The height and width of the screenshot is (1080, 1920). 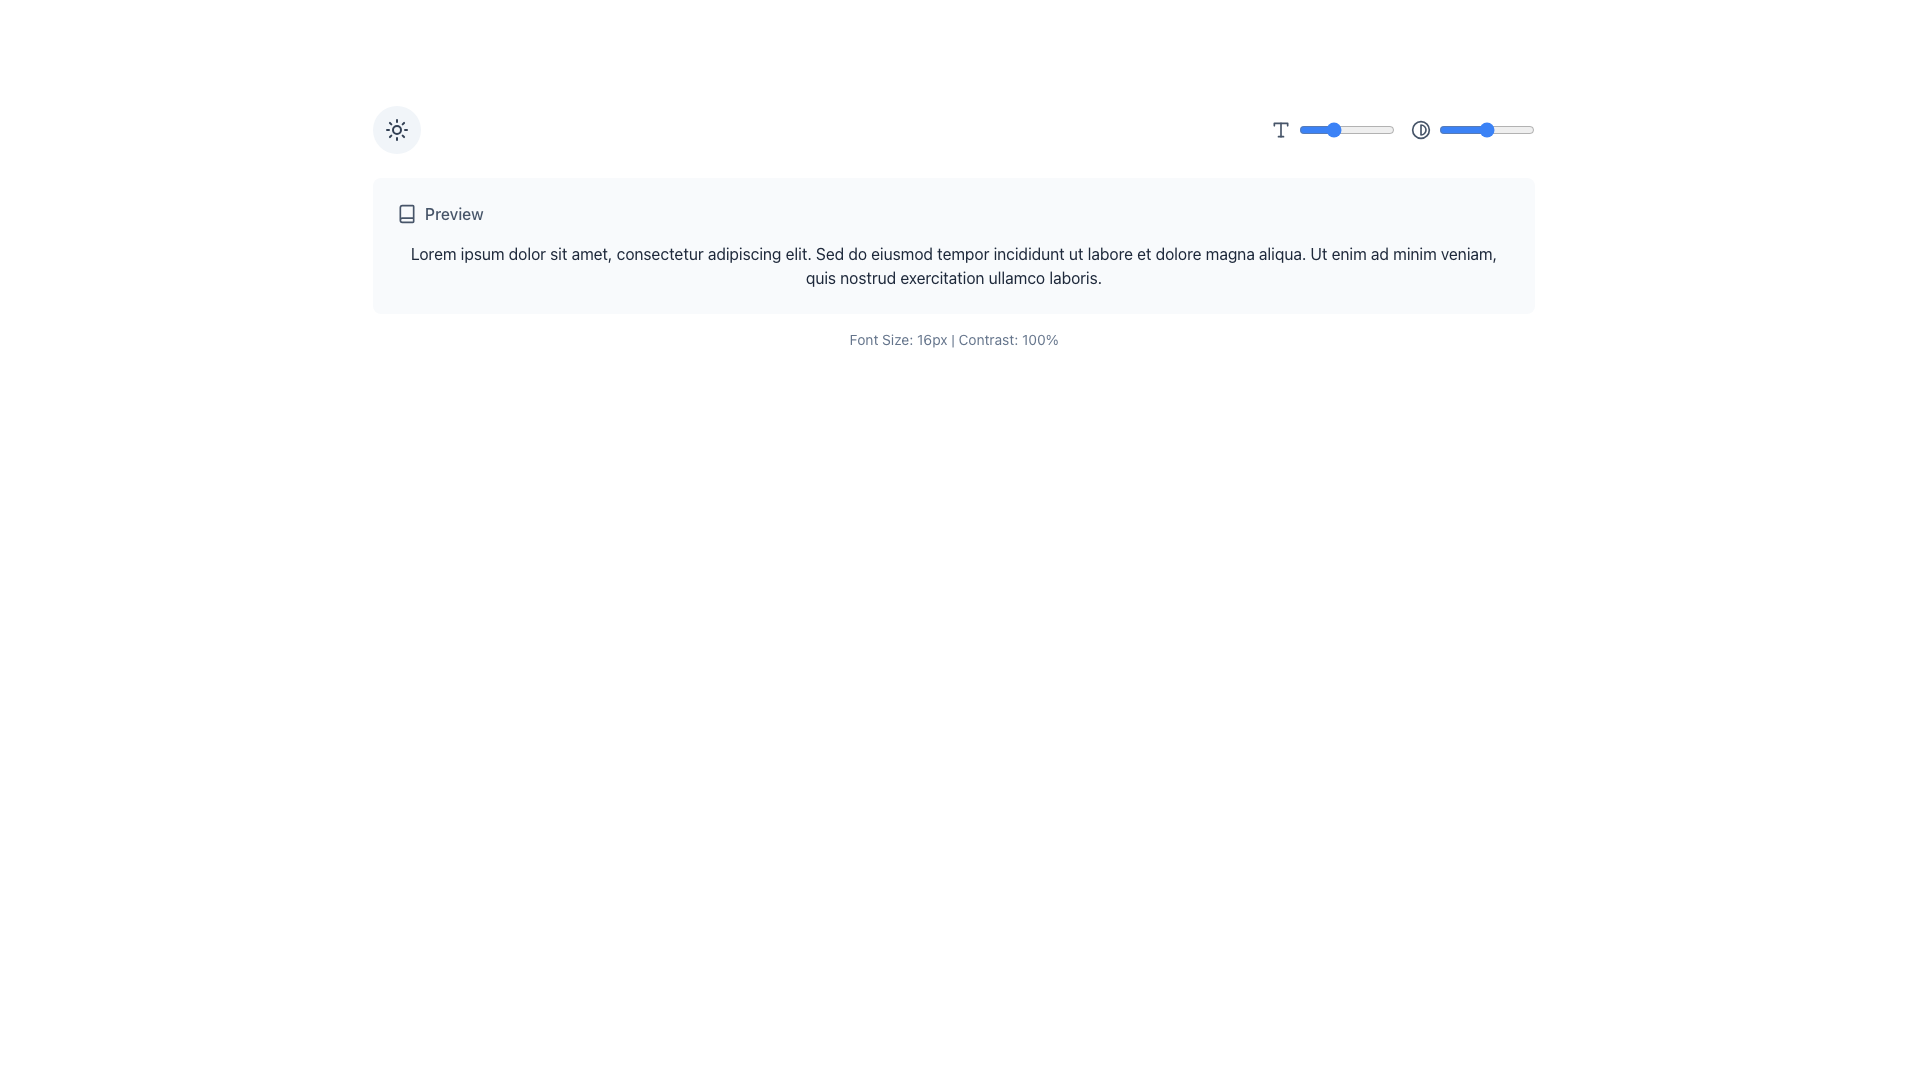 What do you see at coordinates (1468, 134) in the screenshot?
I see `the save icon in the toolbar located at the top right of the interface` at bounding box center [1468, 134].